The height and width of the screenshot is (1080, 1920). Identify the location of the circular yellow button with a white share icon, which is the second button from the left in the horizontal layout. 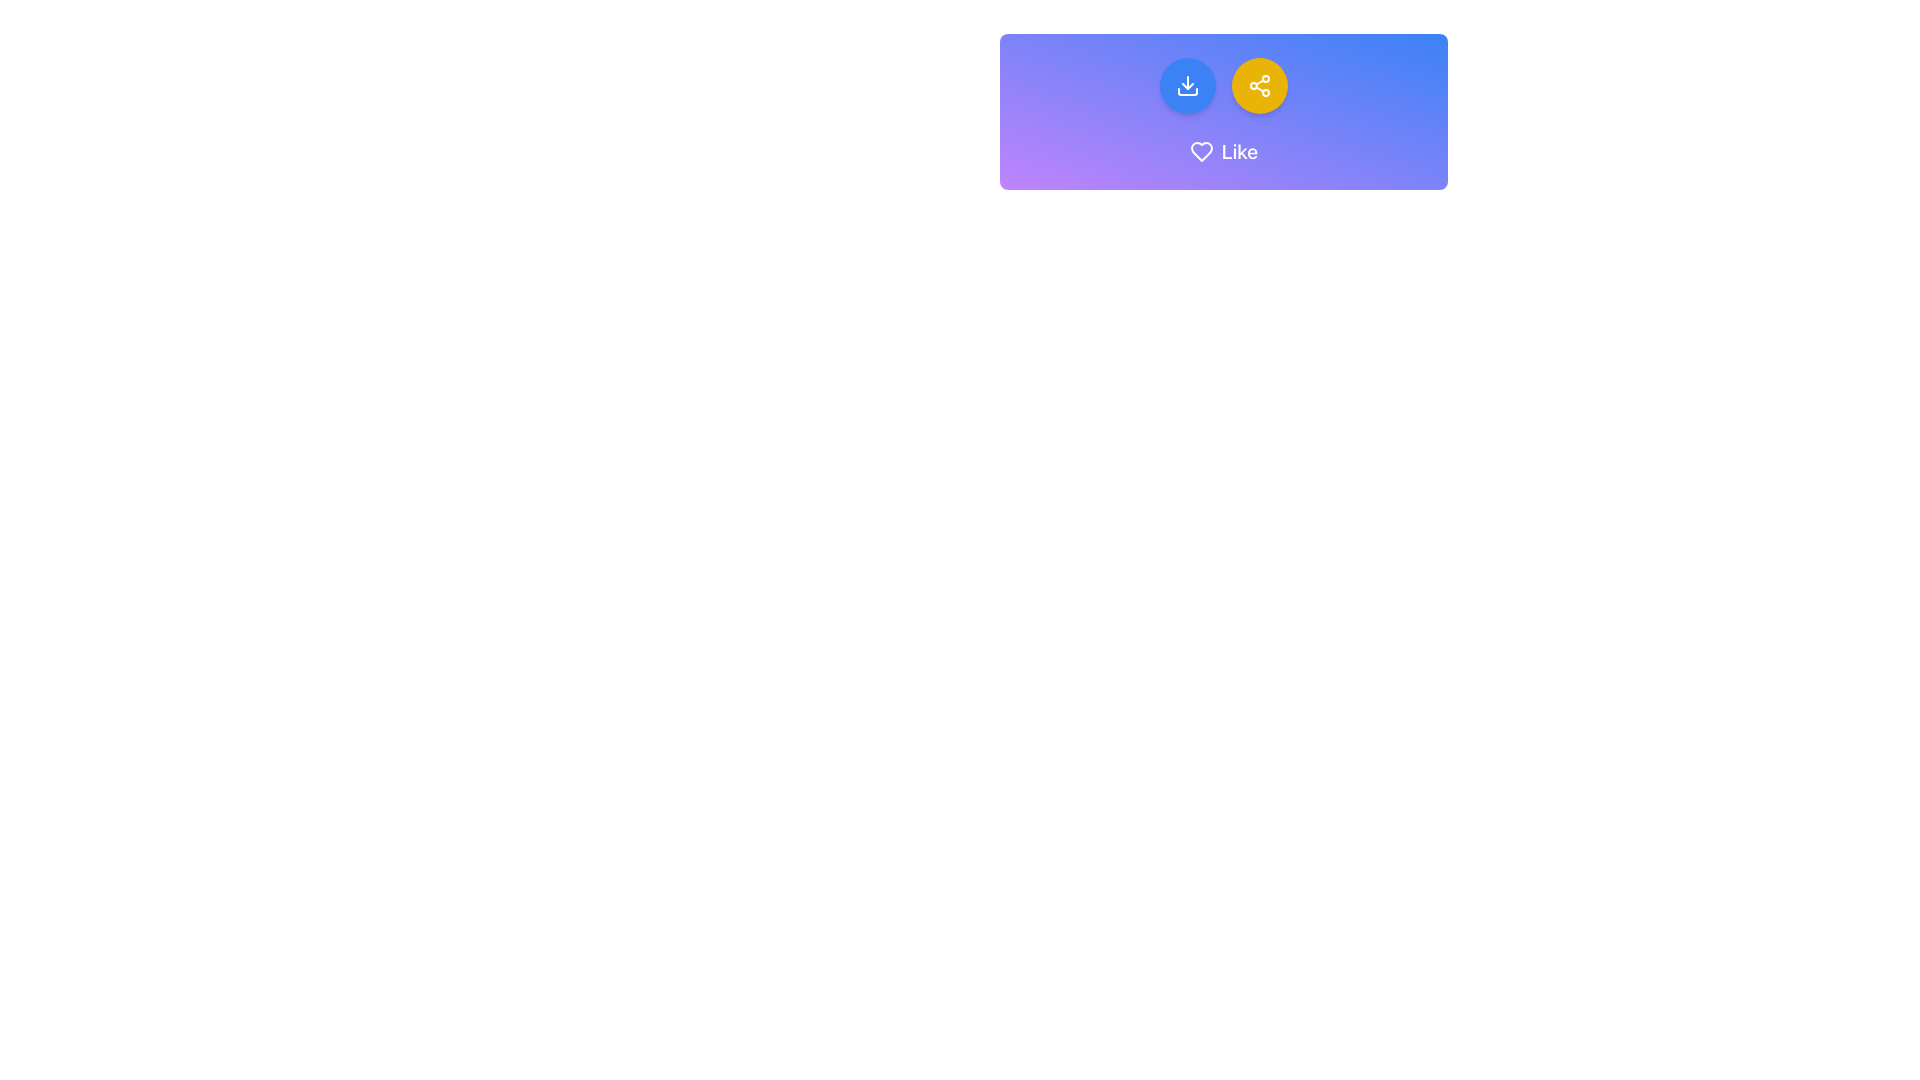
(1258, 84).